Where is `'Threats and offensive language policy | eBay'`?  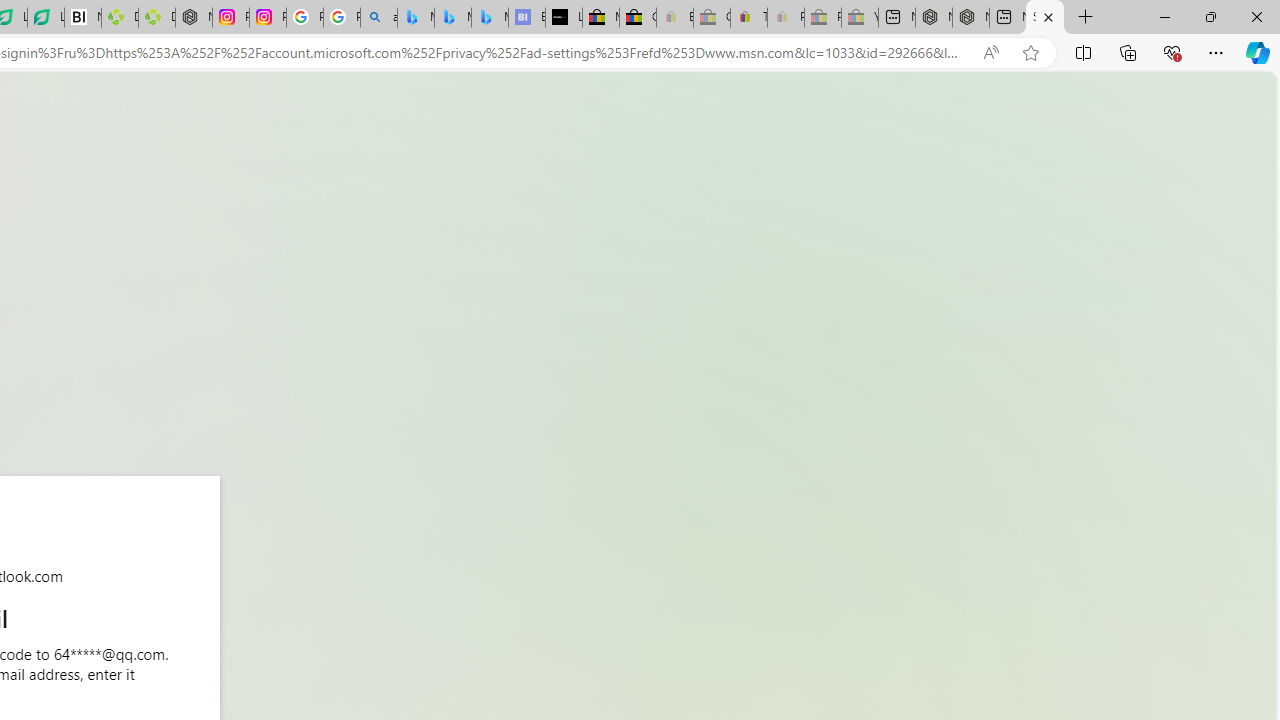
'Threats and offensive language policy | eBay' is located at coordinates (747, 17).